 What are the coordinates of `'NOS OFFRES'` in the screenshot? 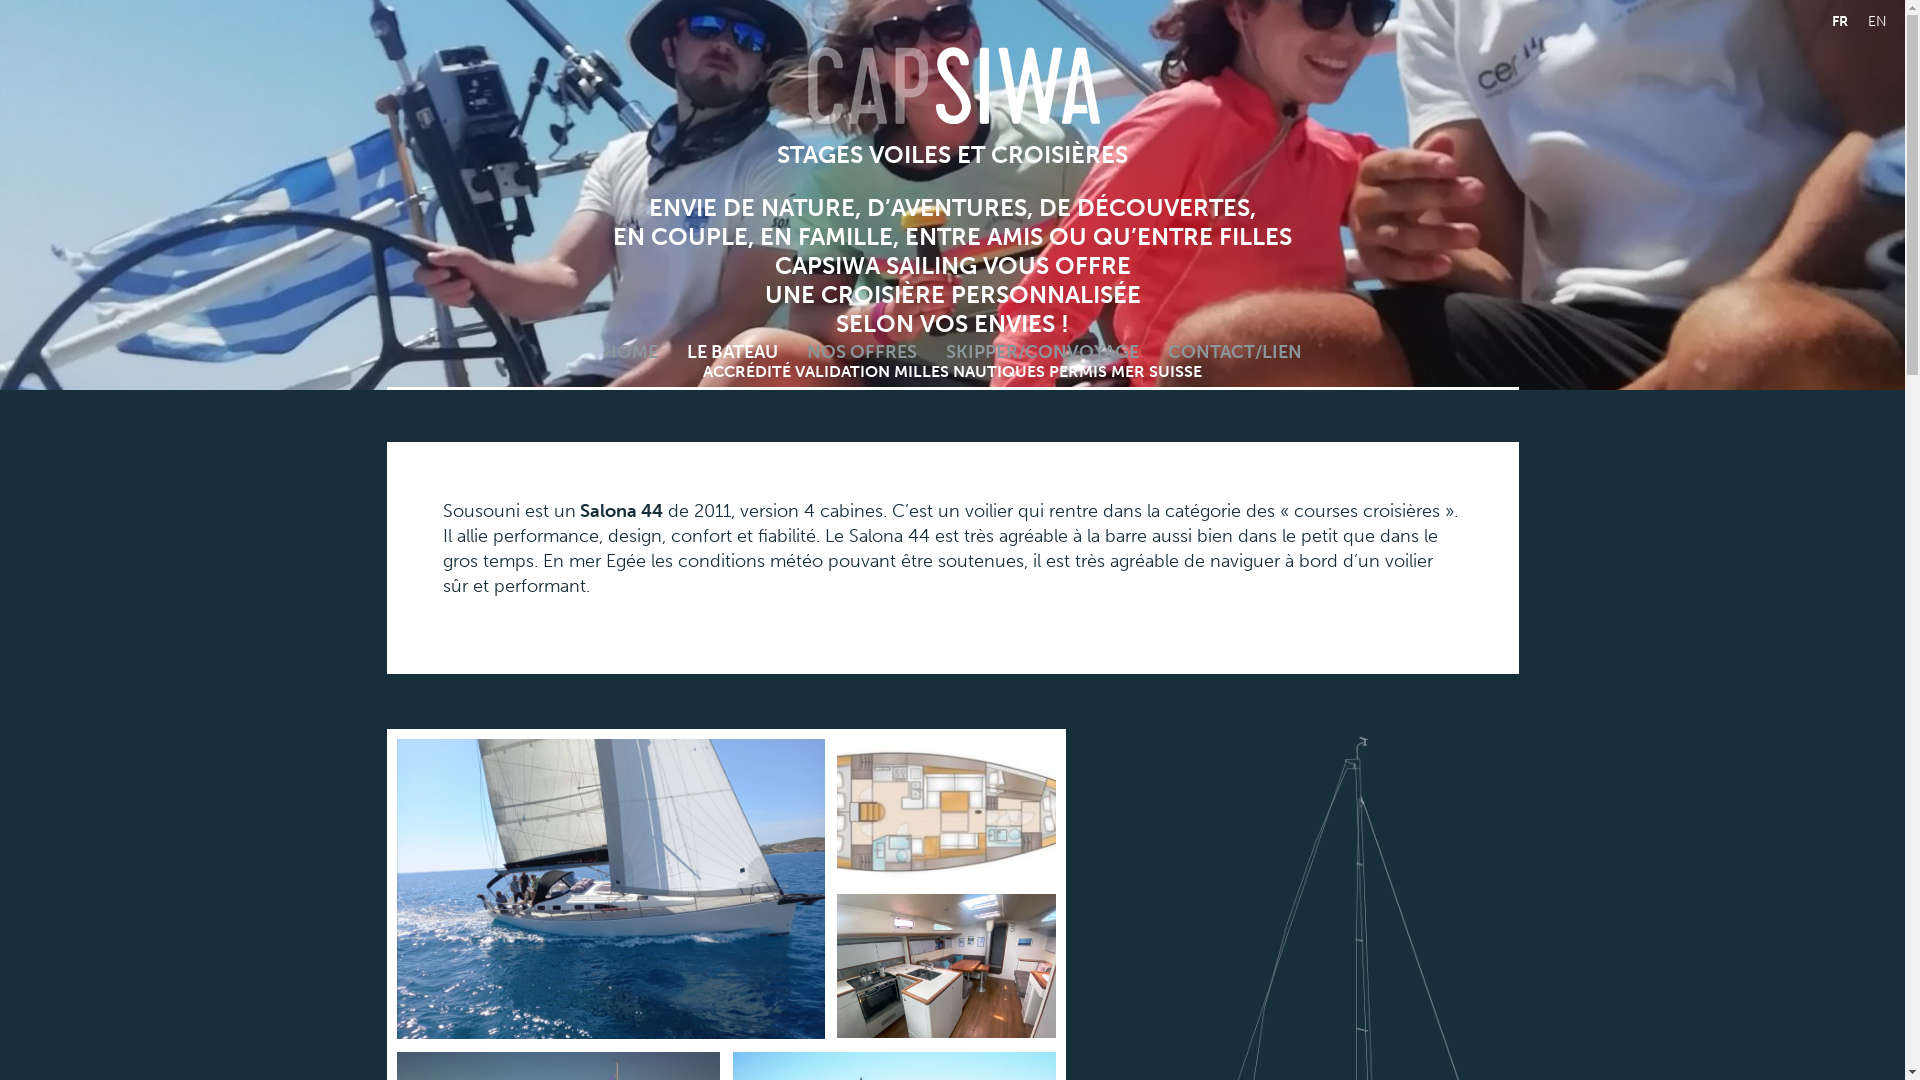 It's located at (862, 351).